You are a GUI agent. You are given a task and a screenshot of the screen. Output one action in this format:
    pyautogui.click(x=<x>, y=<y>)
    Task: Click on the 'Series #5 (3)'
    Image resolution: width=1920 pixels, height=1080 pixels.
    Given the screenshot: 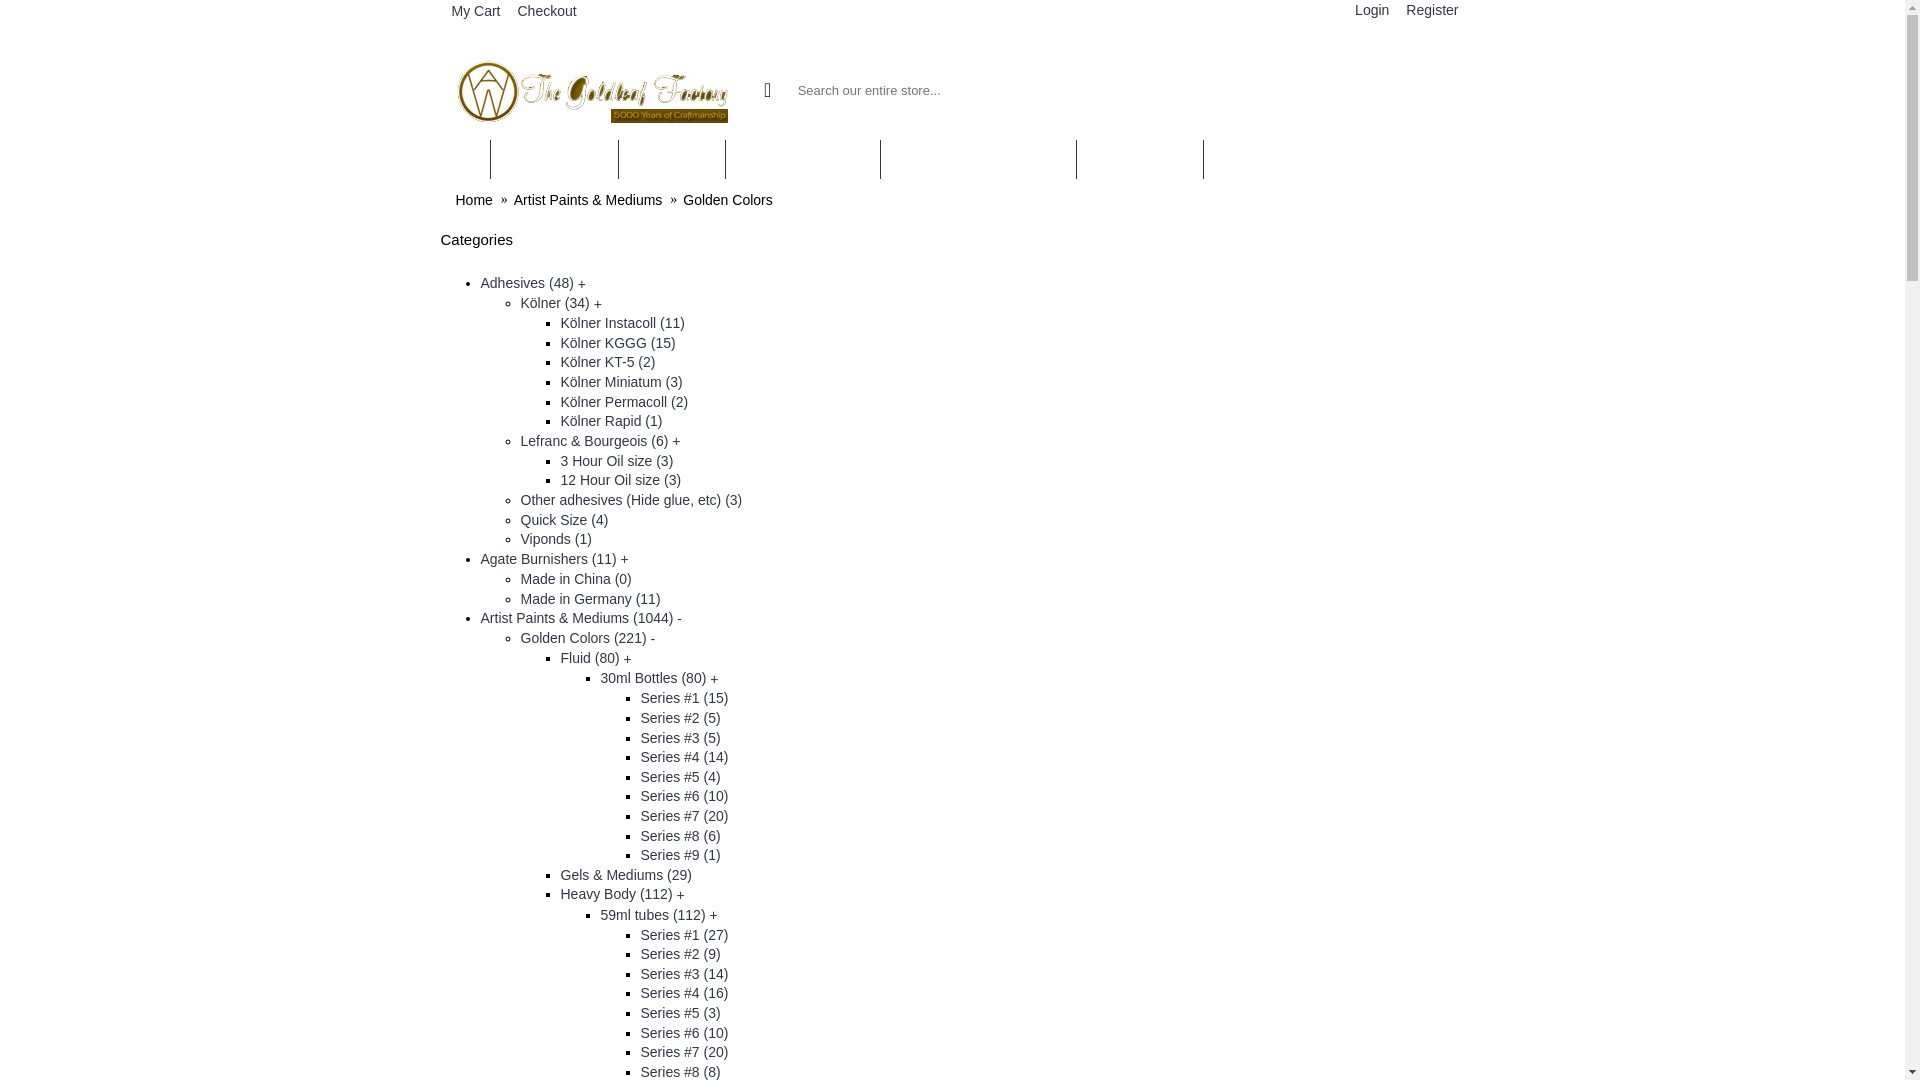 What is the action you would take?
    pyautogui.click(x=680, y=1013)
    